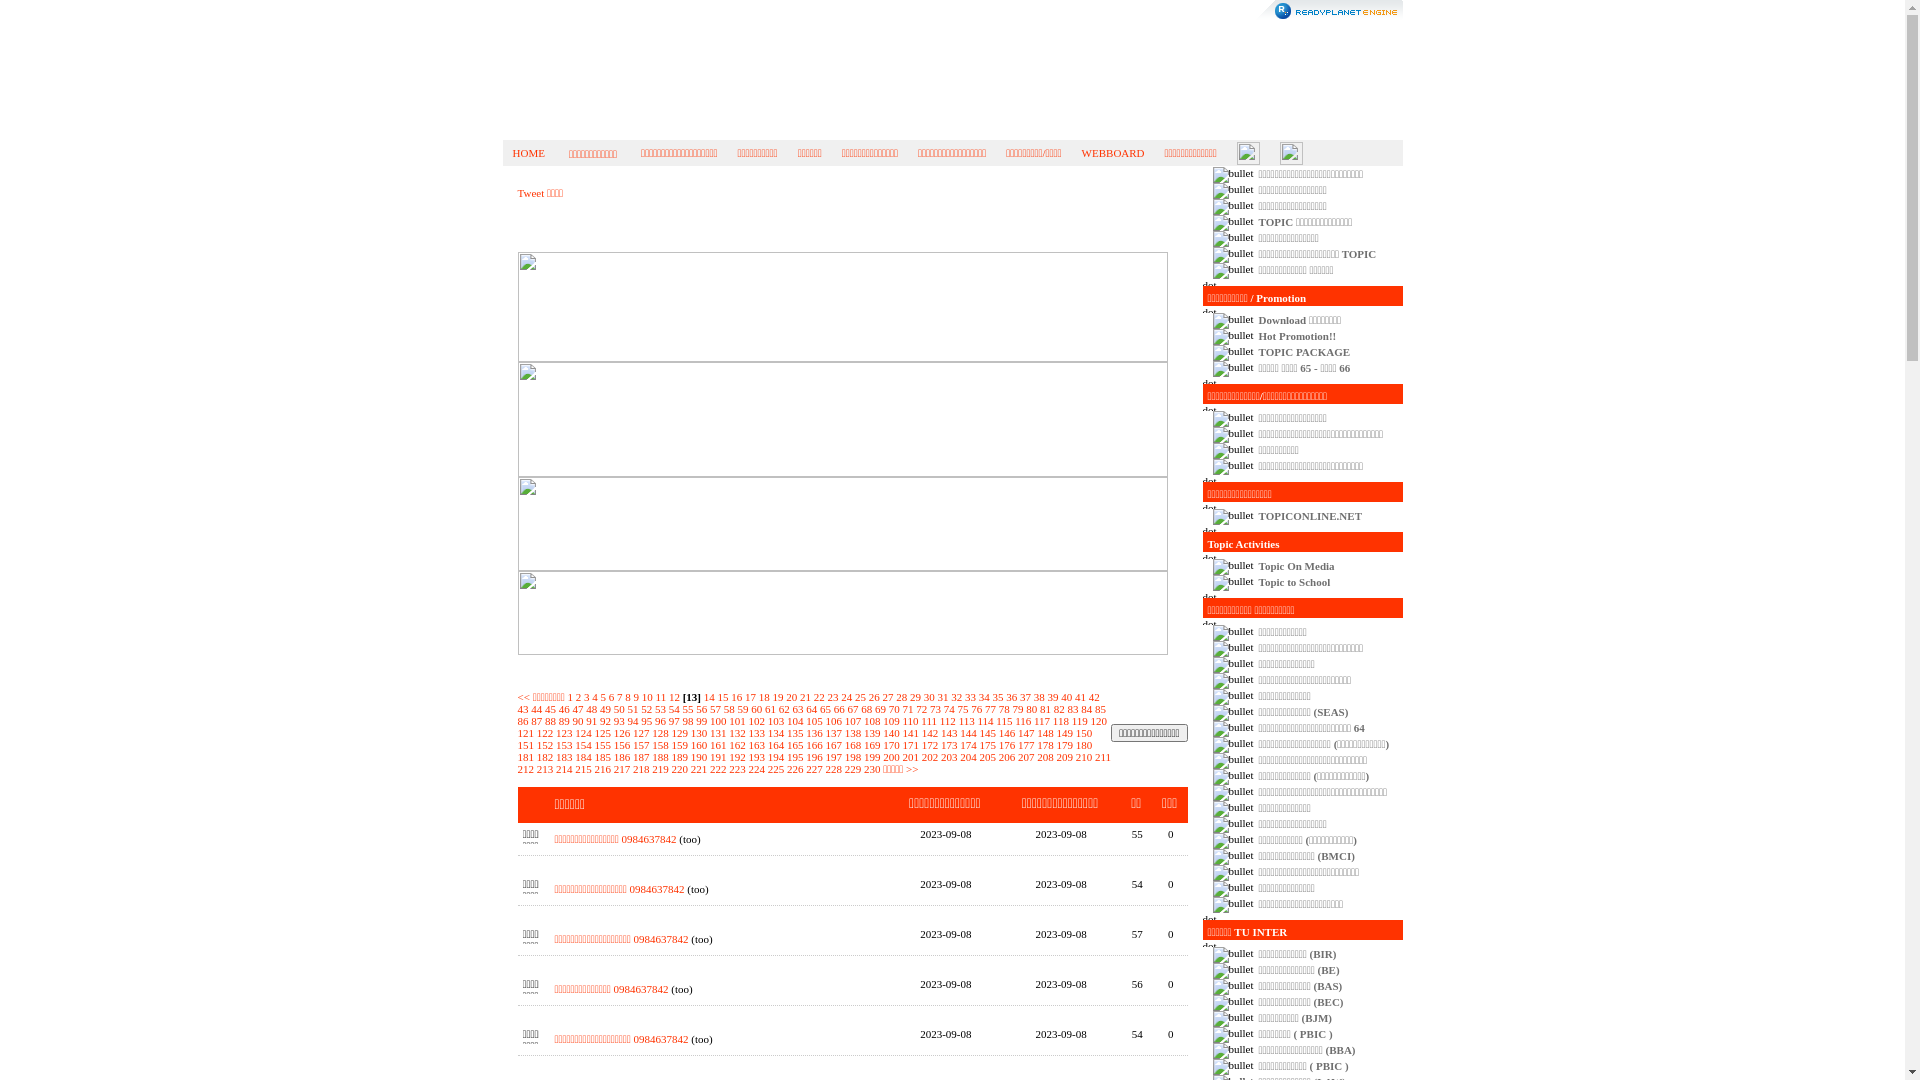 The height and width of the screenshot is (1080, 1920). I want to click on '157', so click(641, 744).